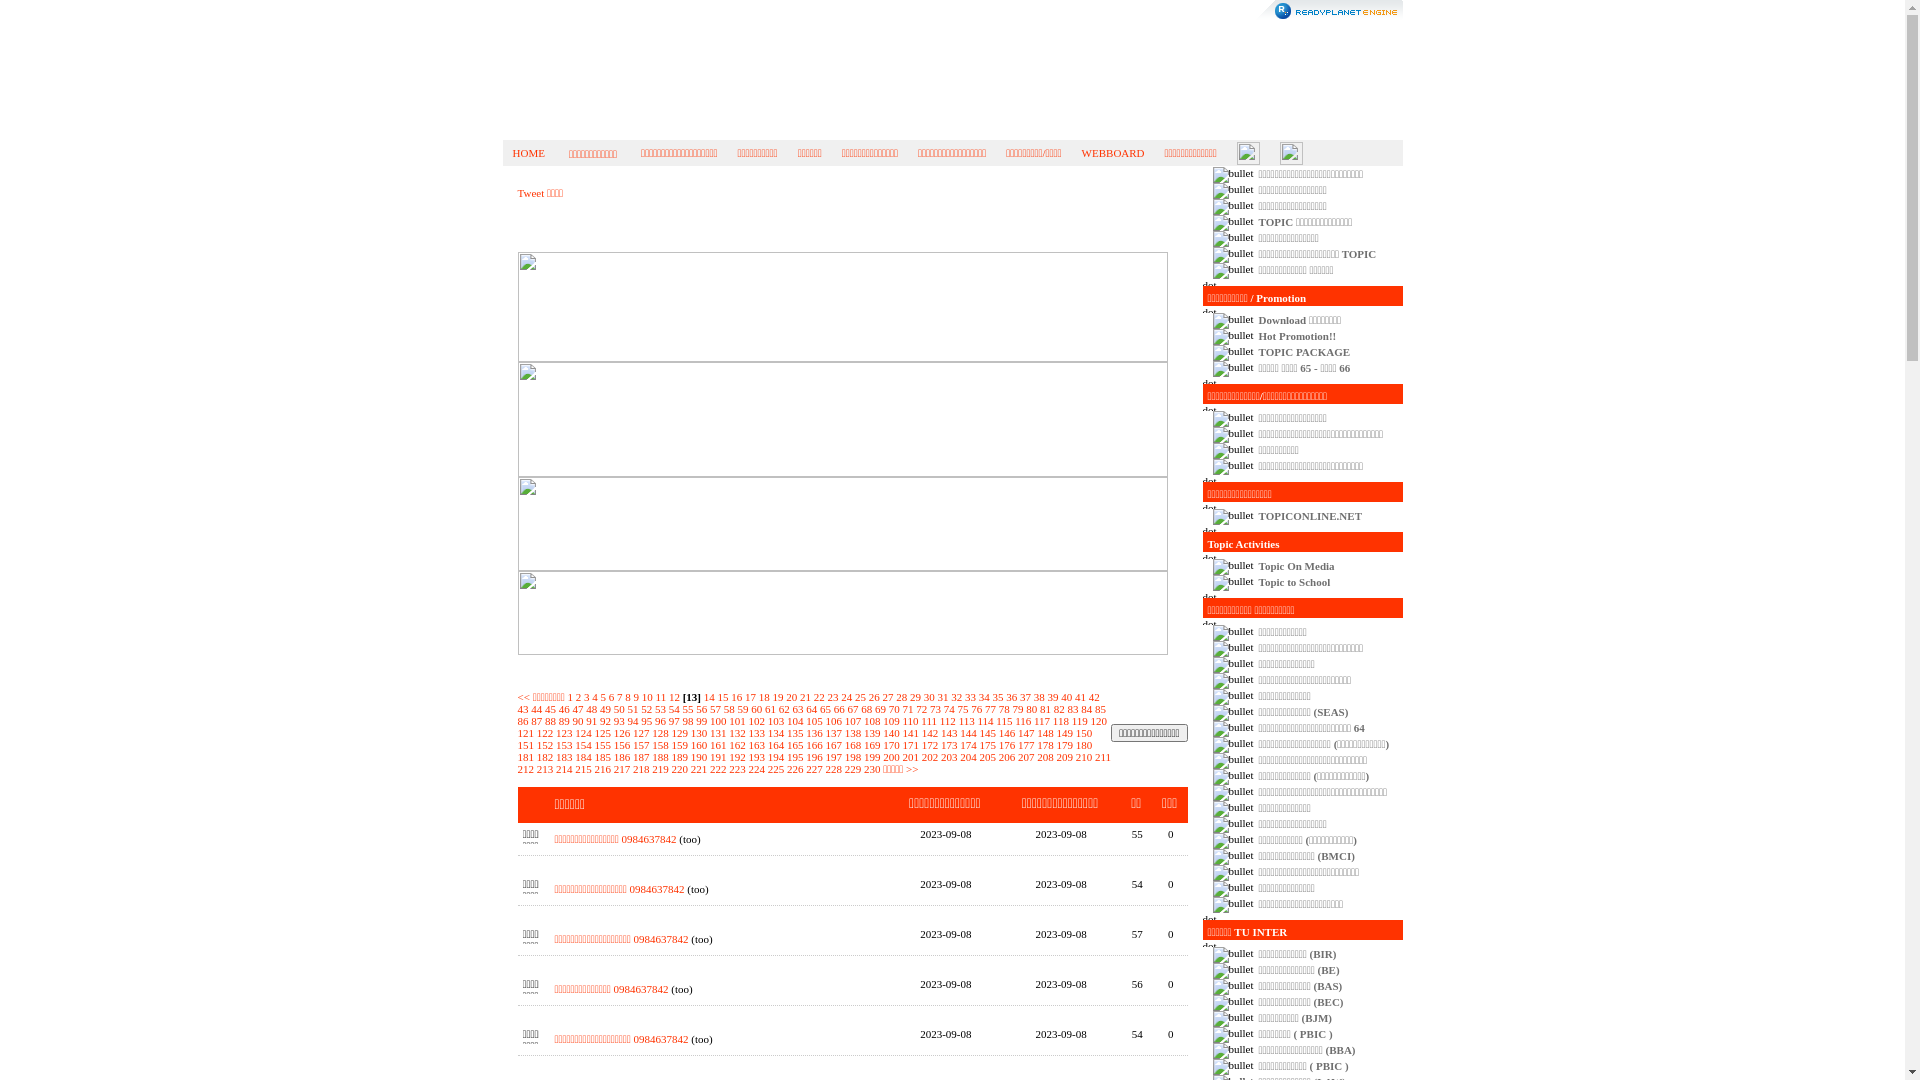 The height and width of the screenshot is (1080, 1920). I want to click on '157', so click(641, 744).